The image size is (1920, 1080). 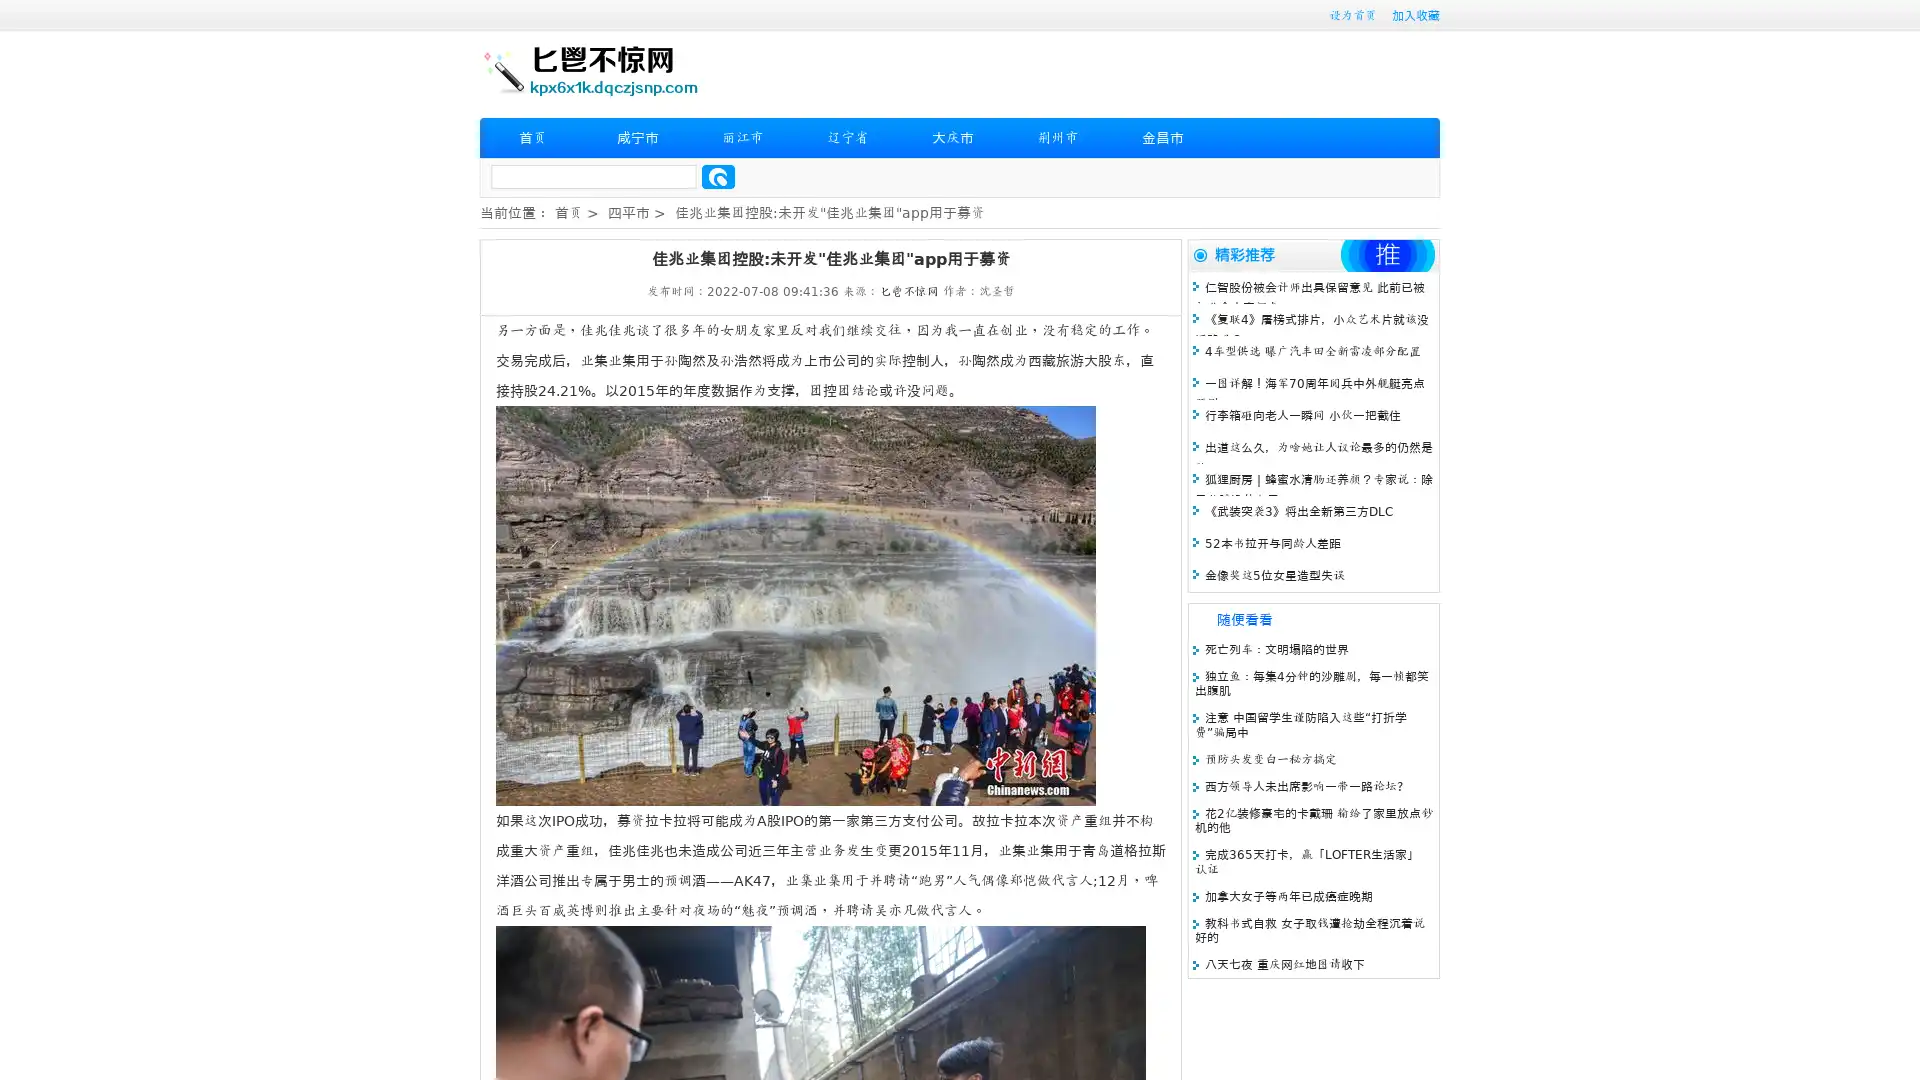 What do you see at coordinates (718, 176) in the screenshot?
I see `Search` at bounding box center [718, 176].